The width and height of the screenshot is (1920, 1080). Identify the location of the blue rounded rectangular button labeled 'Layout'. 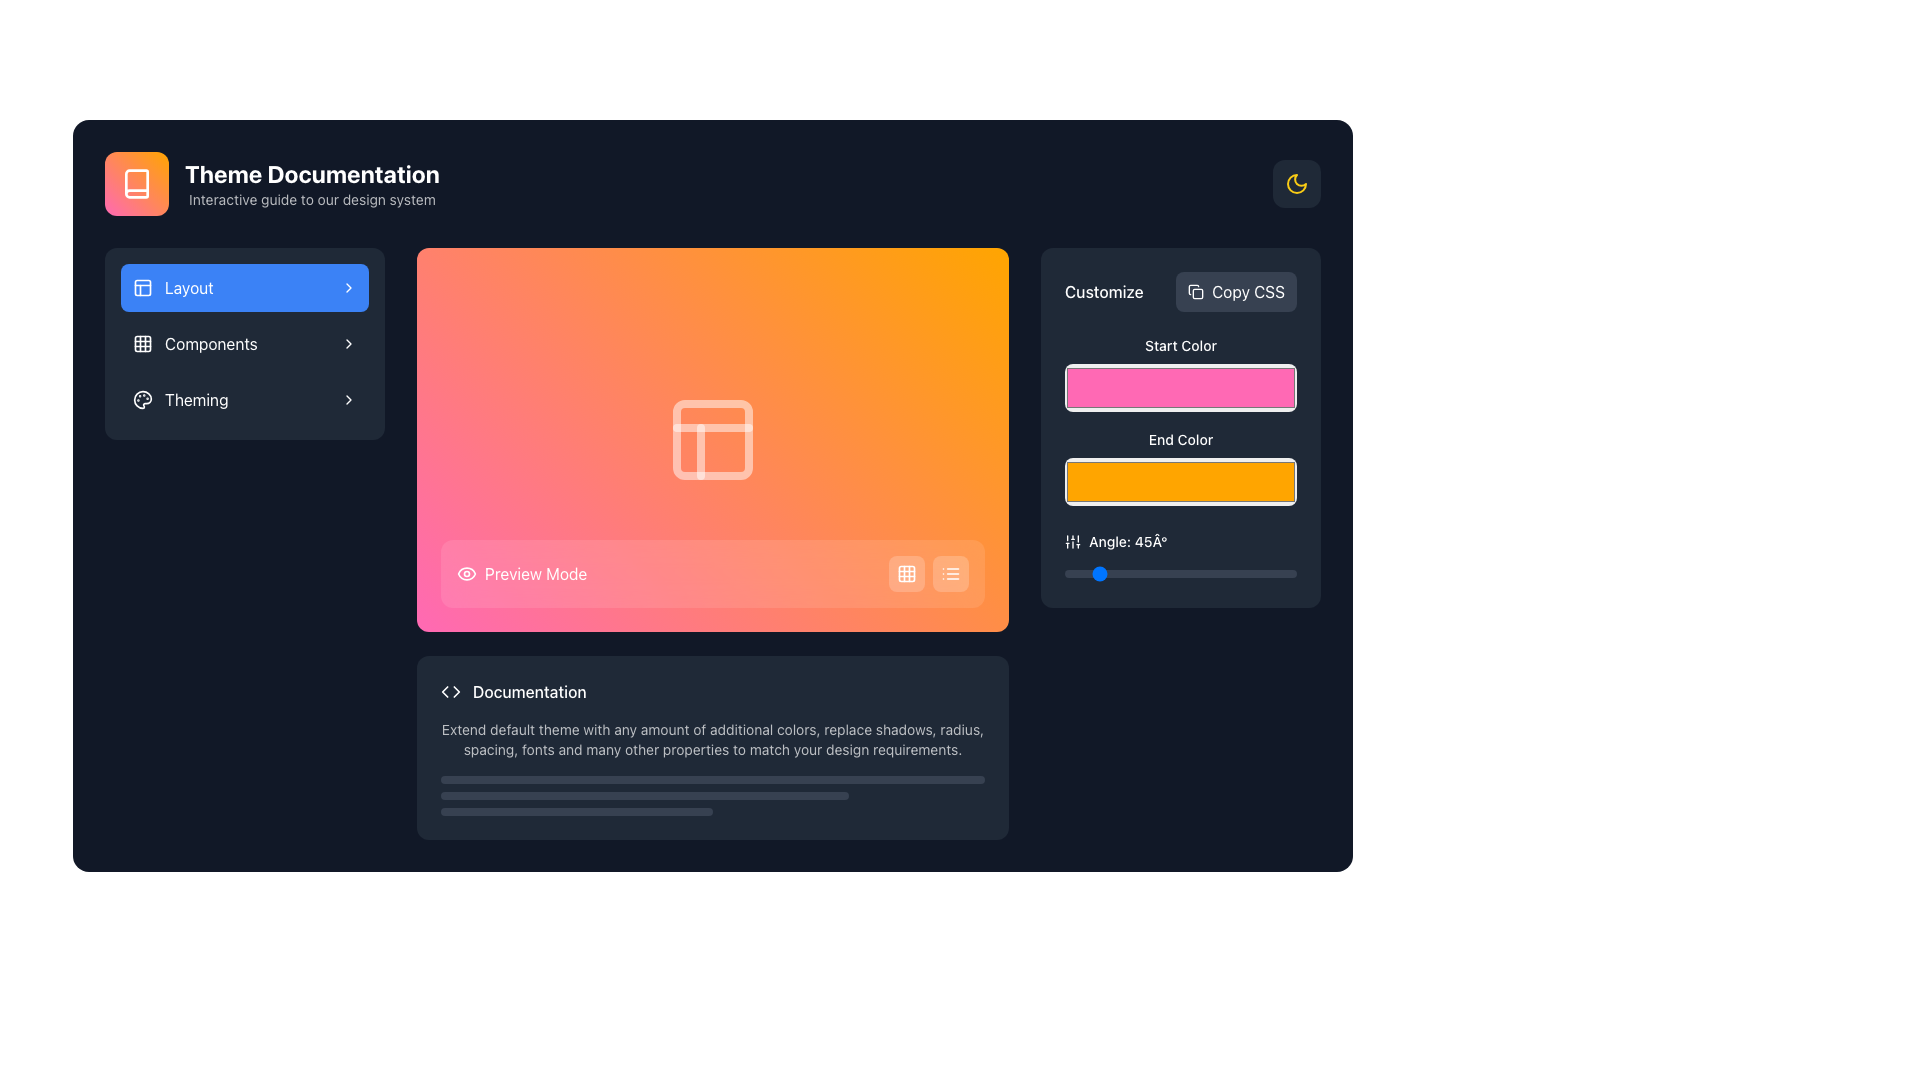
(243, 288).